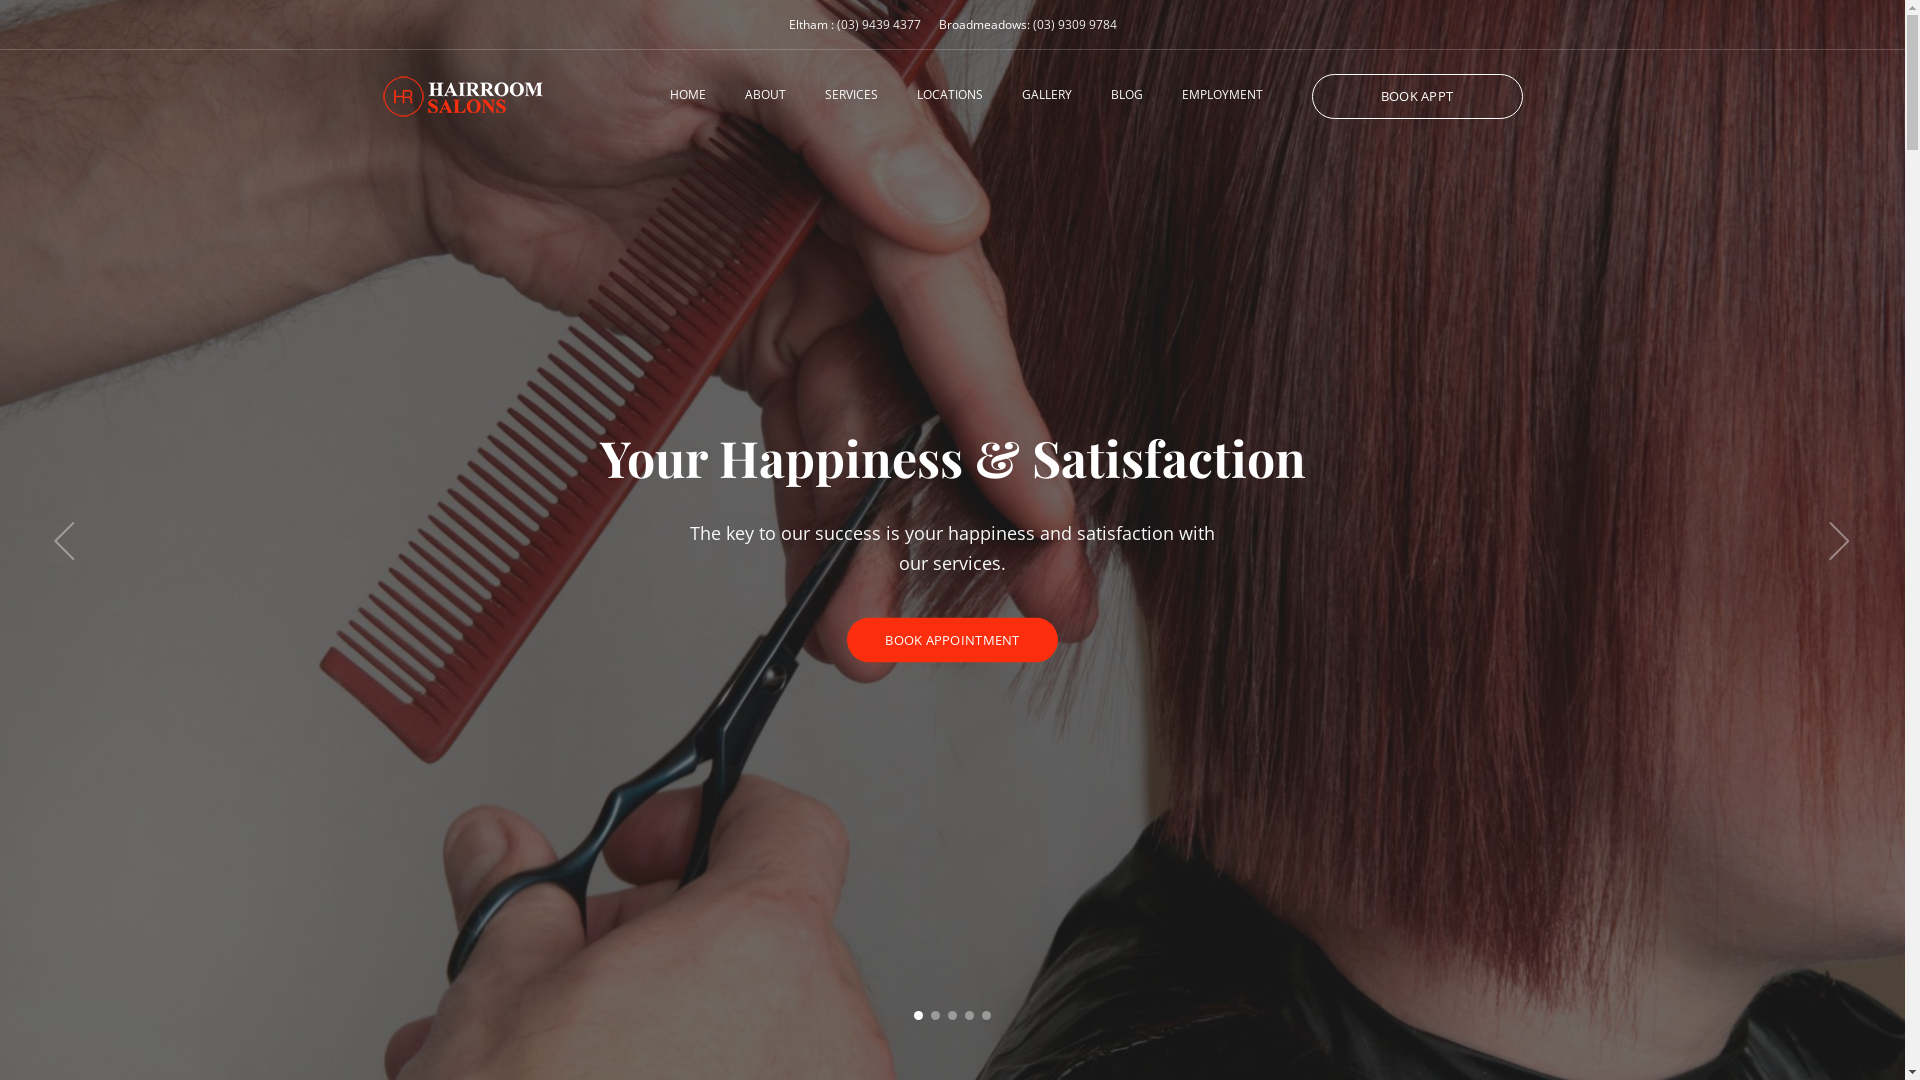 This screenshot has width=1920, height=1080. What do you see at coordinates (1045, 95) in the screenshot?
I see `'GALLERY'` at bounding box center [1045, 95].